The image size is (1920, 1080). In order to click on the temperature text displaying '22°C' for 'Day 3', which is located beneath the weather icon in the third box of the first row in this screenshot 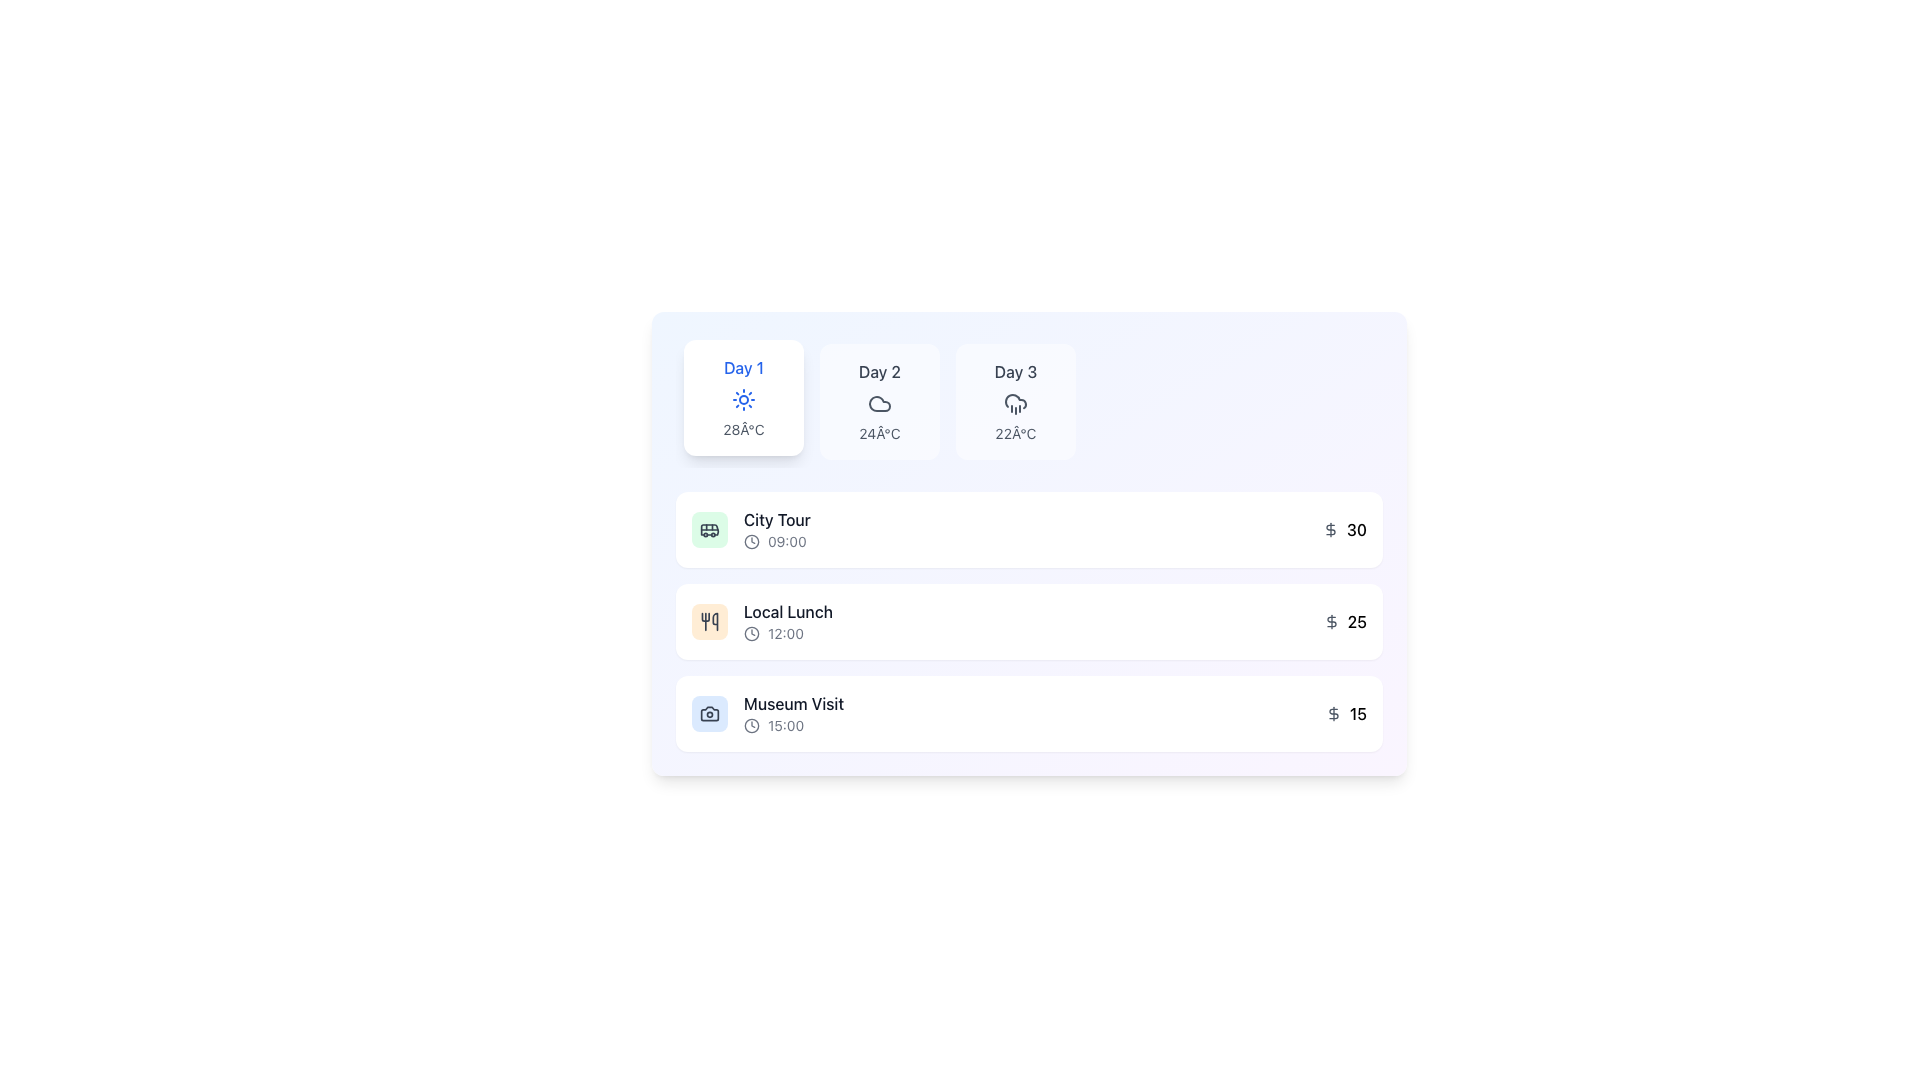, I will do `click(1016, 433)`.